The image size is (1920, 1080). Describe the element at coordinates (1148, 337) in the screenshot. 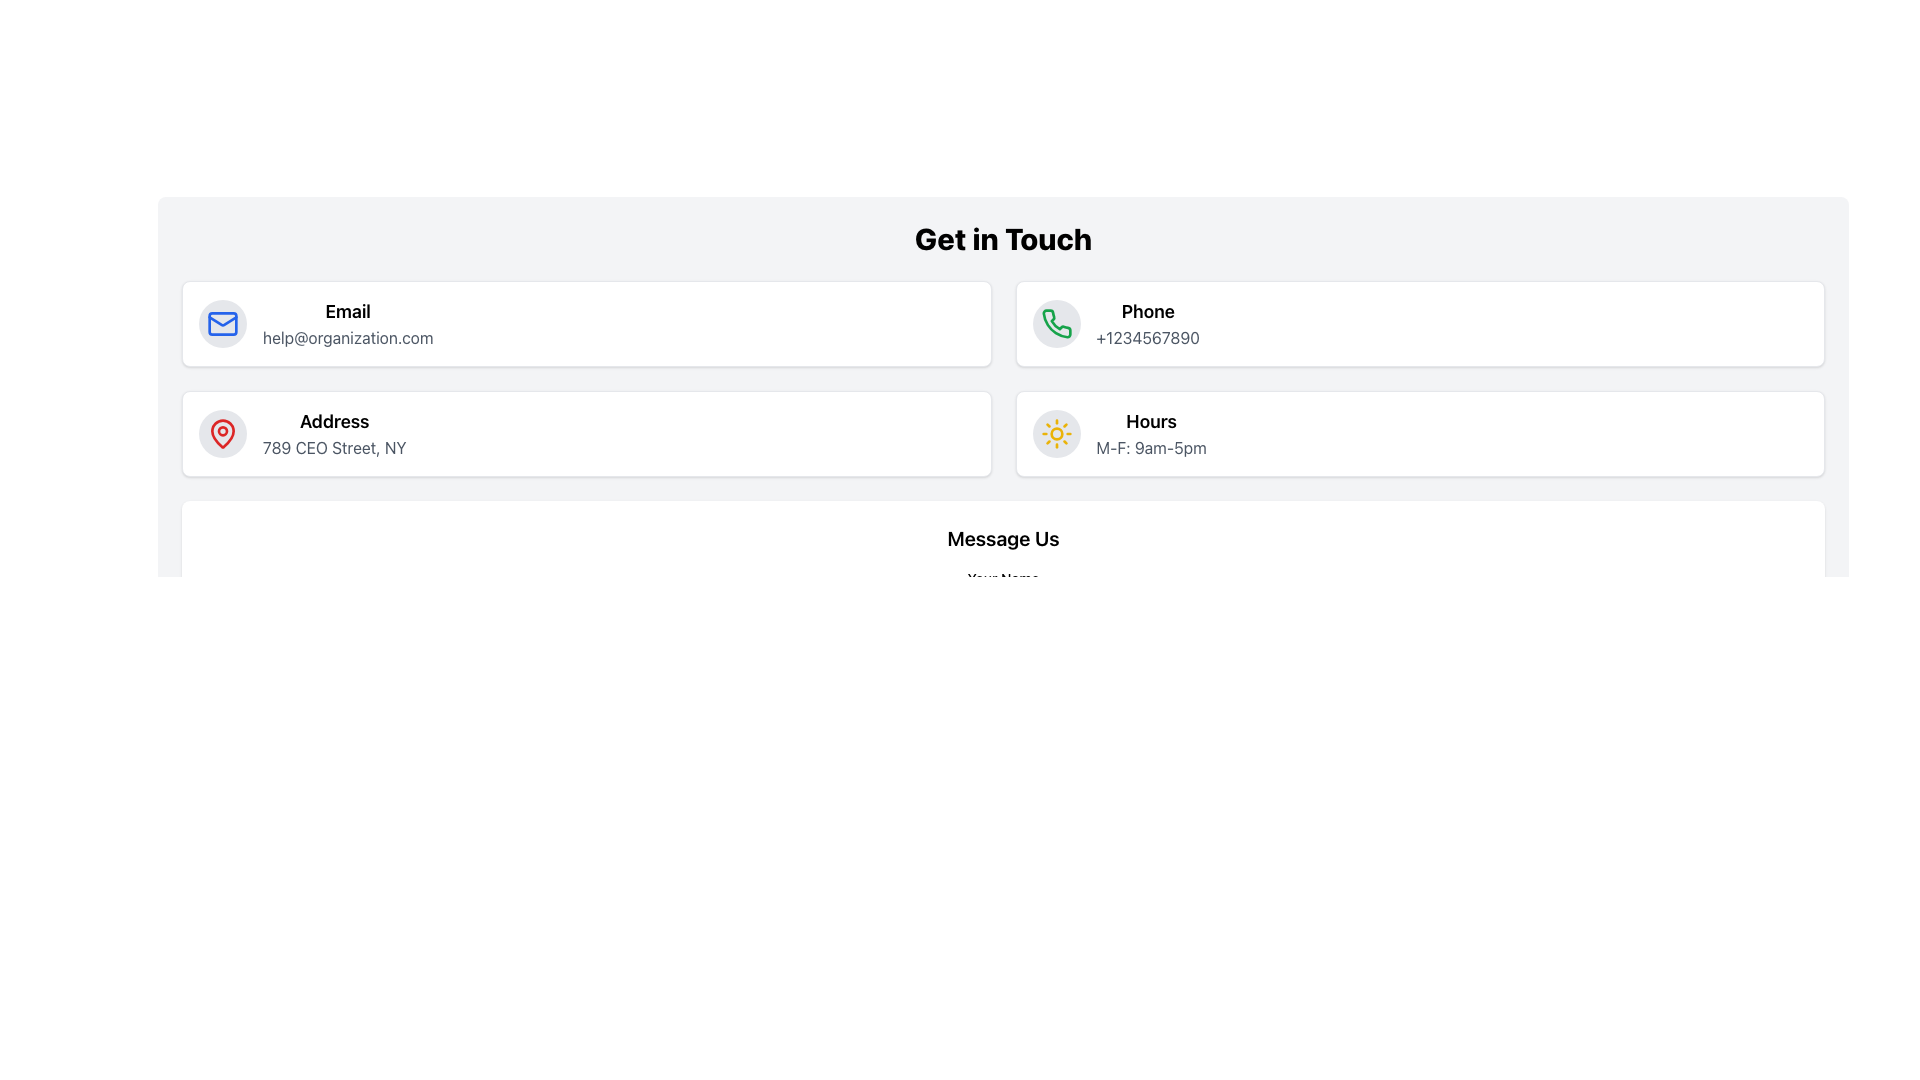

I see `the text display element showing the phone number '+1234567890', styled in gray, located next to the label 'Phone'` at that location.